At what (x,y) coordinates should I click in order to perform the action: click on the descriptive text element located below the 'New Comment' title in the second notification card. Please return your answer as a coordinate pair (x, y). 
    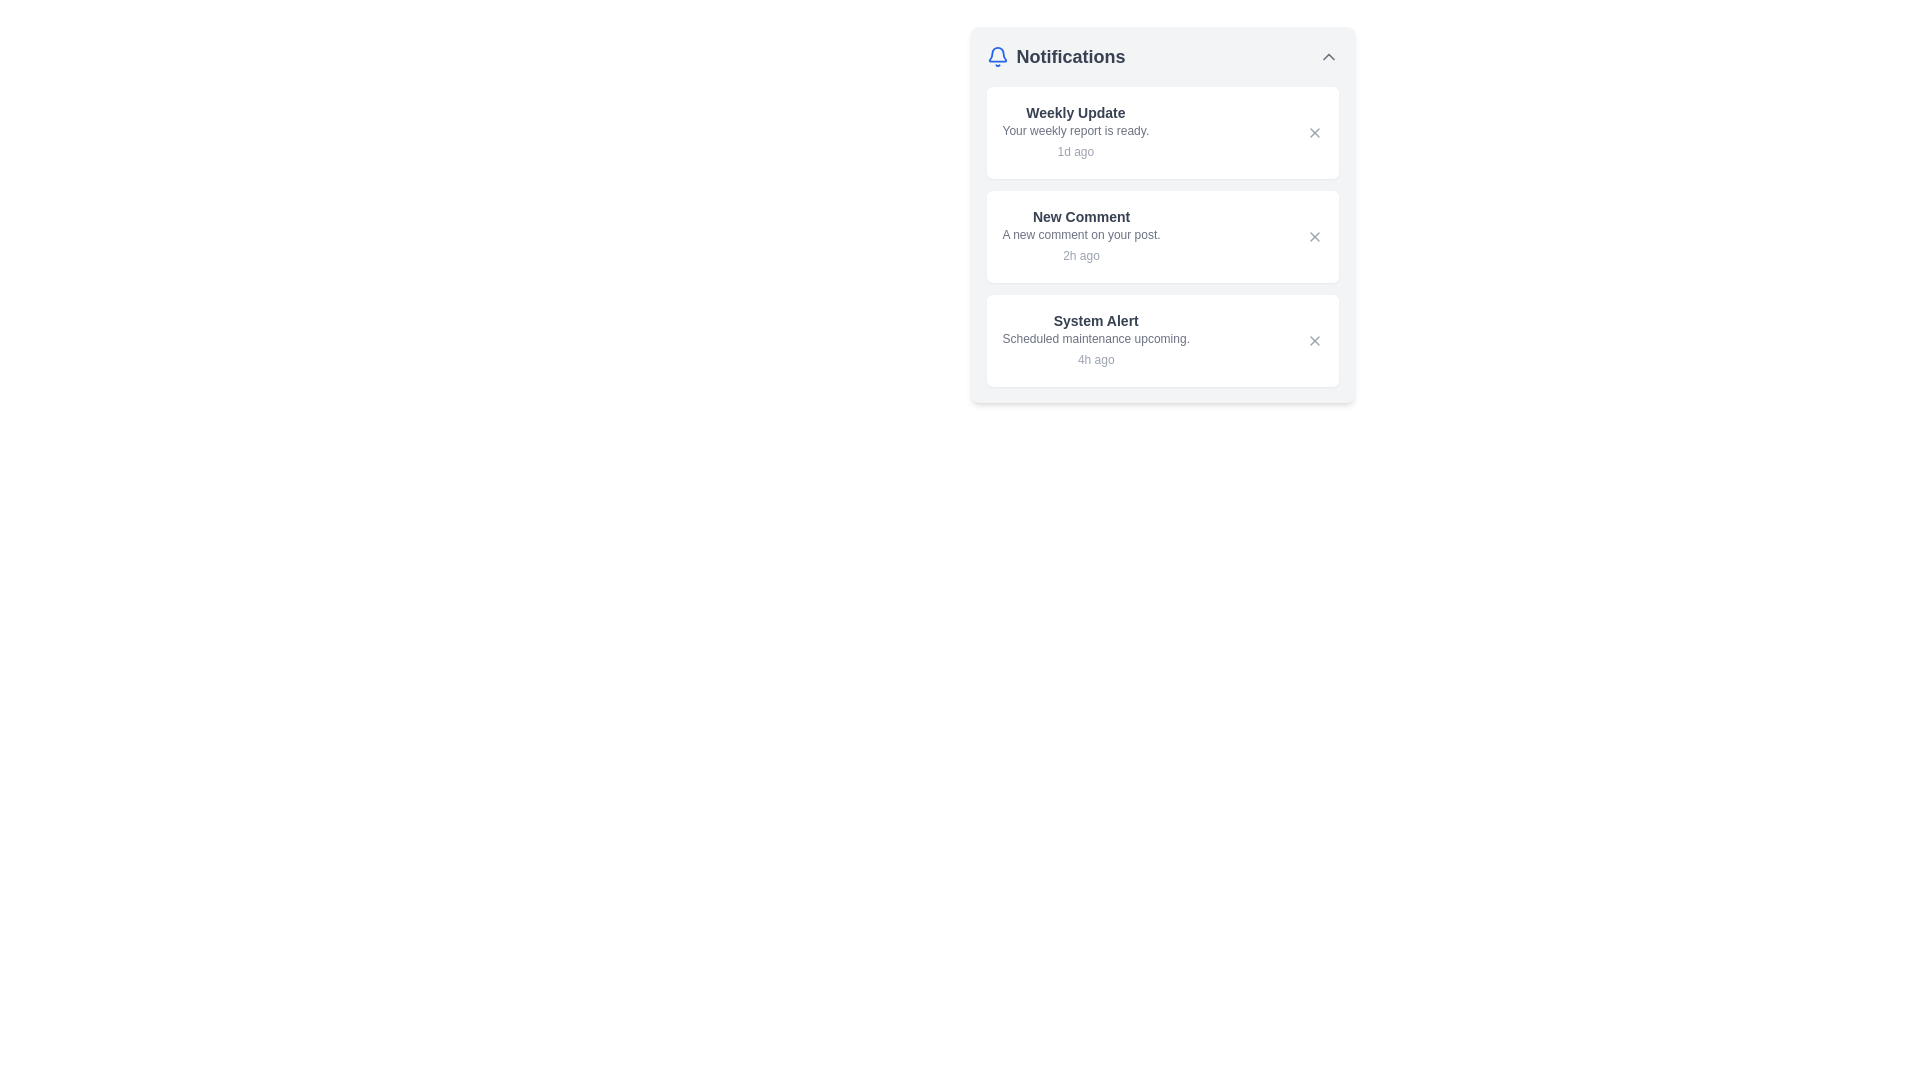
    Looking at the image, I should click on (1080, 234).